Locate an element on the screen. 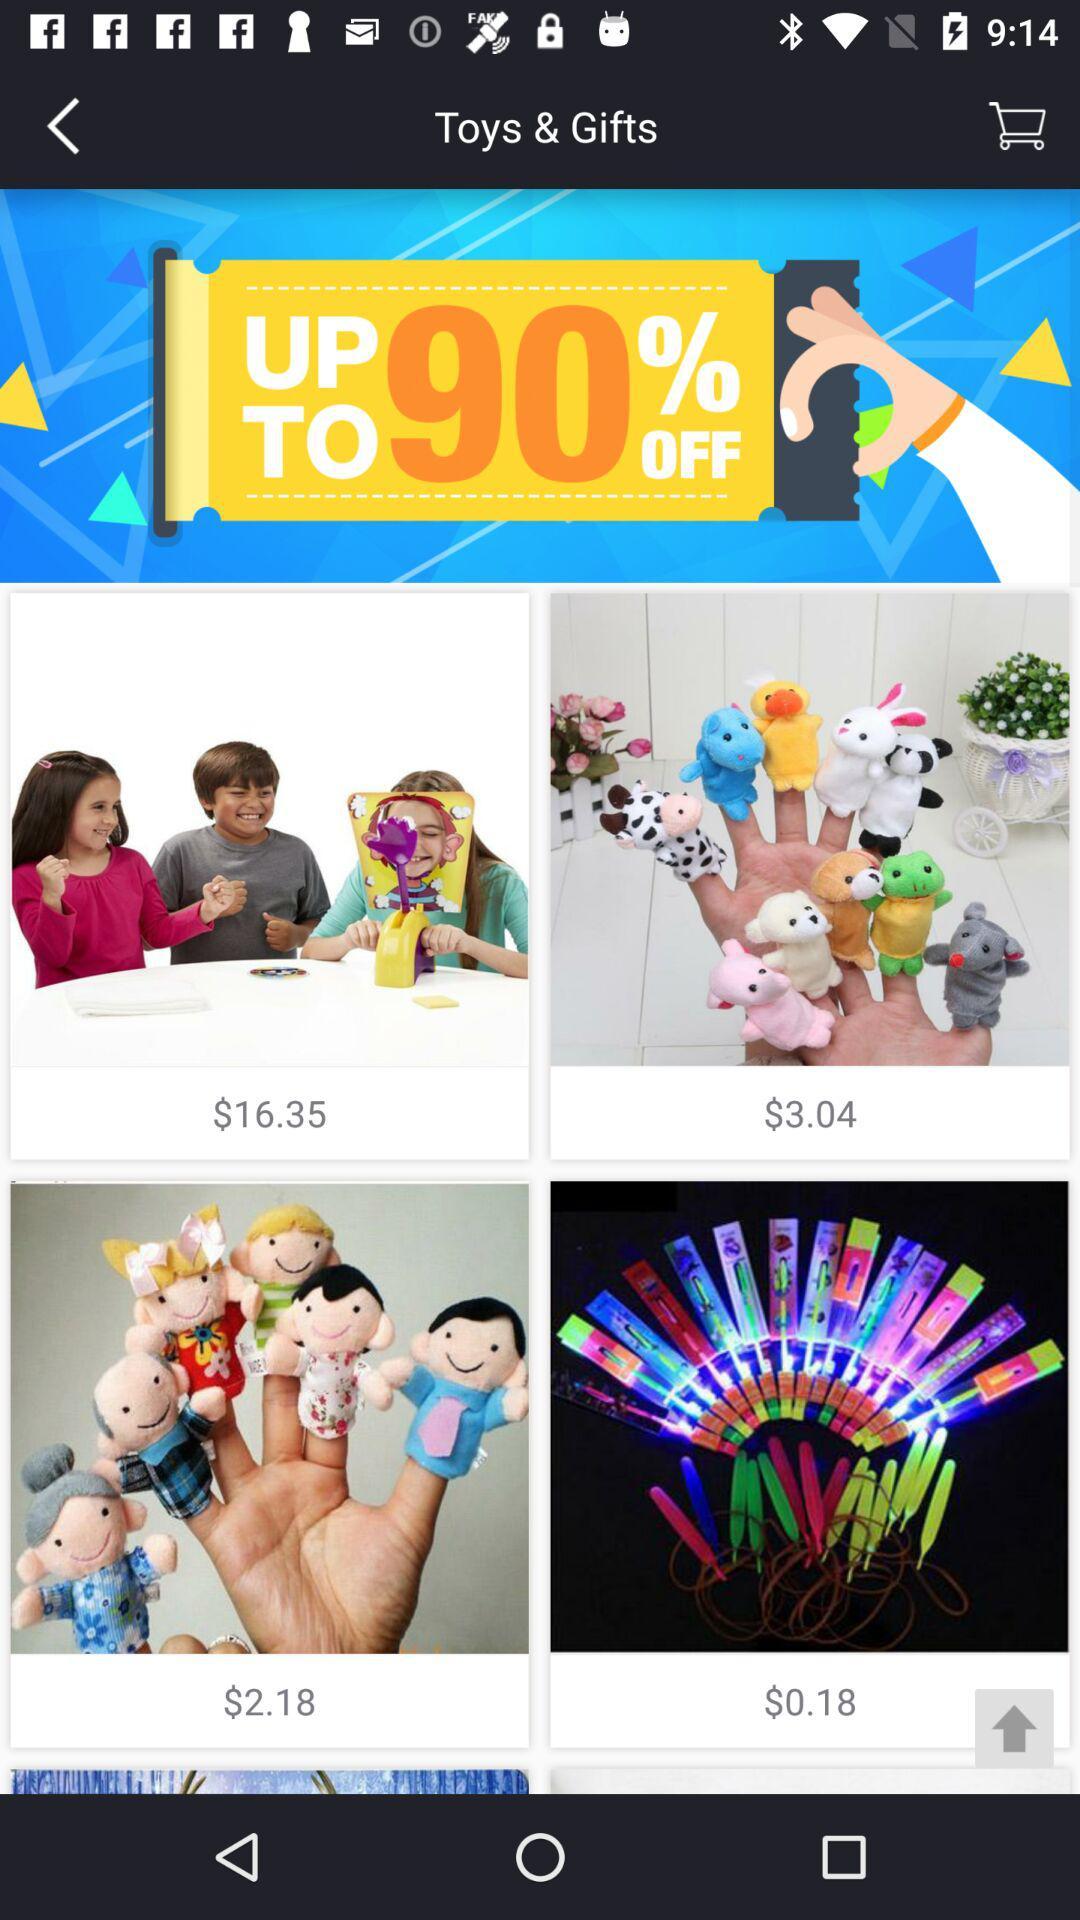 The image size is (1080, 1920). scroll to top is located at coordinates (1014, 1727).